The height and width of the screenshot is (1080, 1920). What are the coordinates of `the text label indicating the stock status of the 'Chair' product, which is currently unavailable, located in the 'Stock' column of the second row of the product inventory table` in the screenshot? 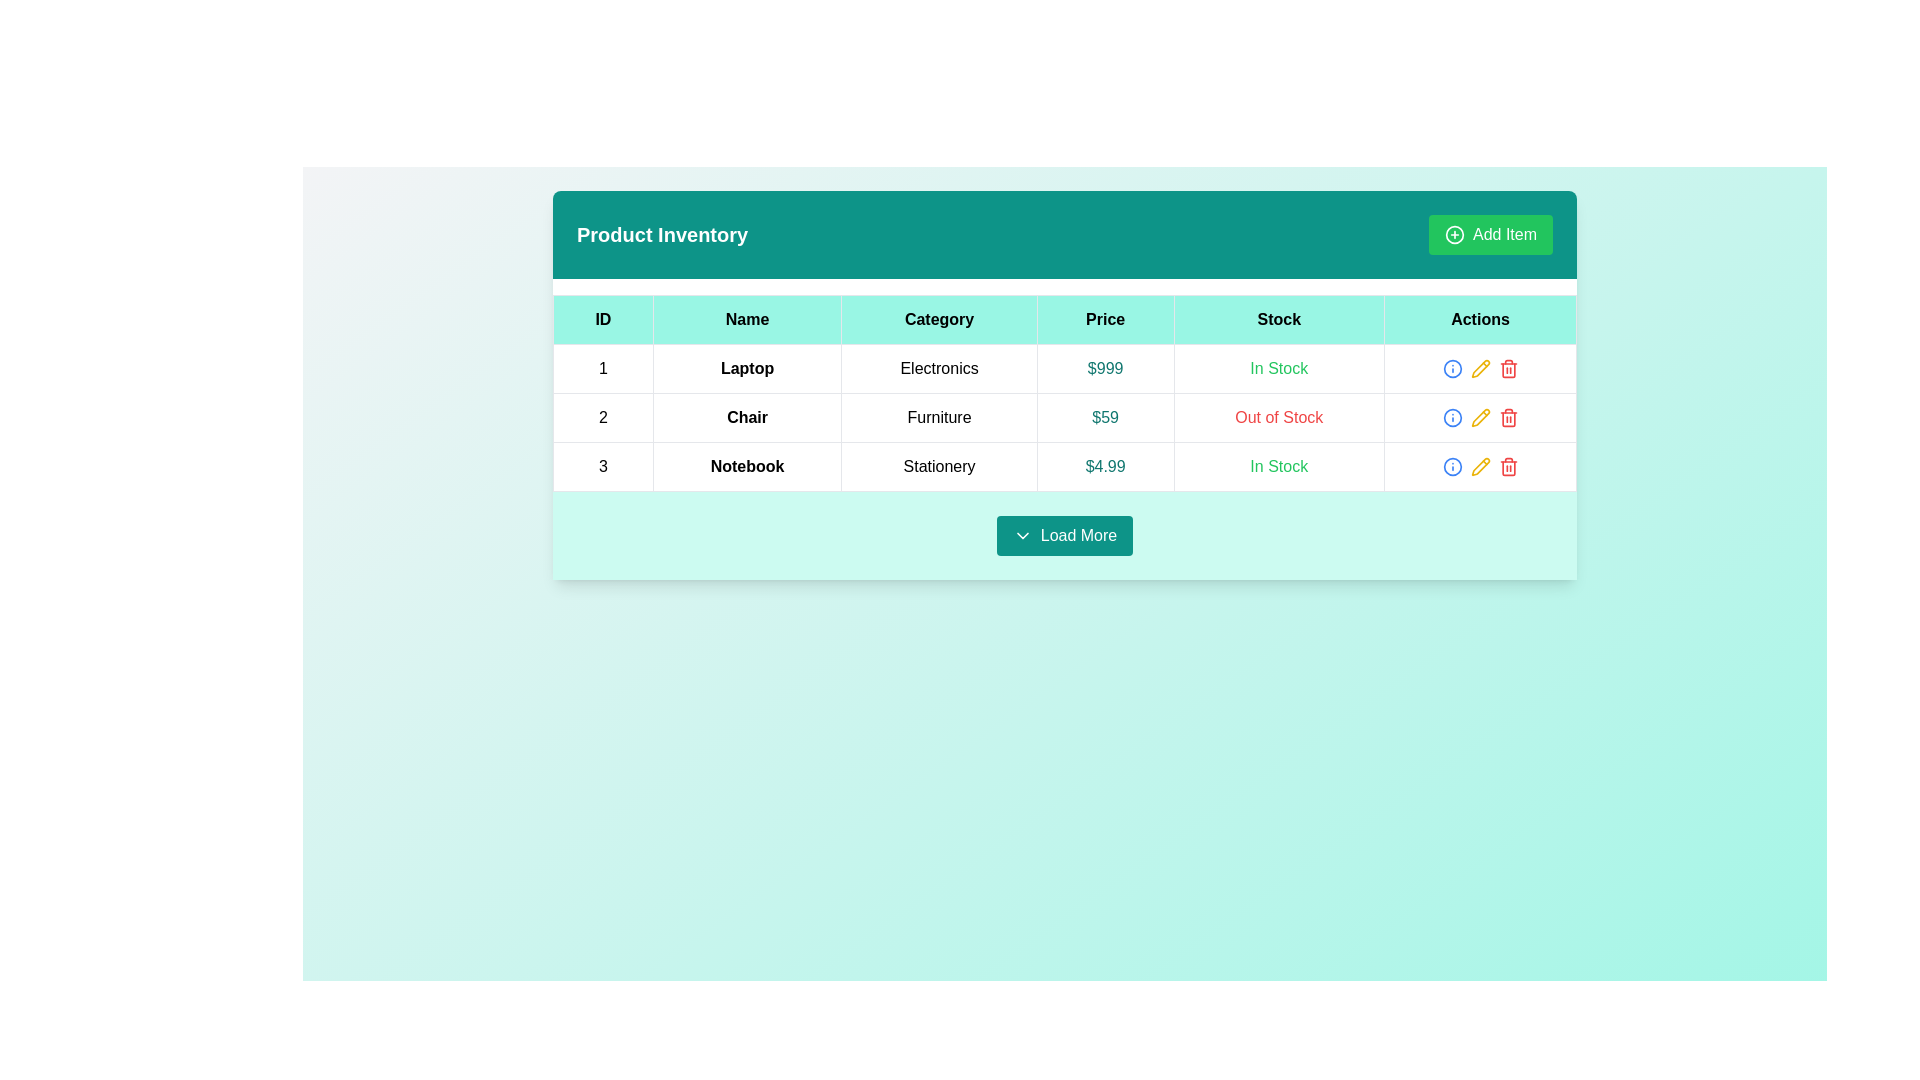 It's located at (1278, 416).